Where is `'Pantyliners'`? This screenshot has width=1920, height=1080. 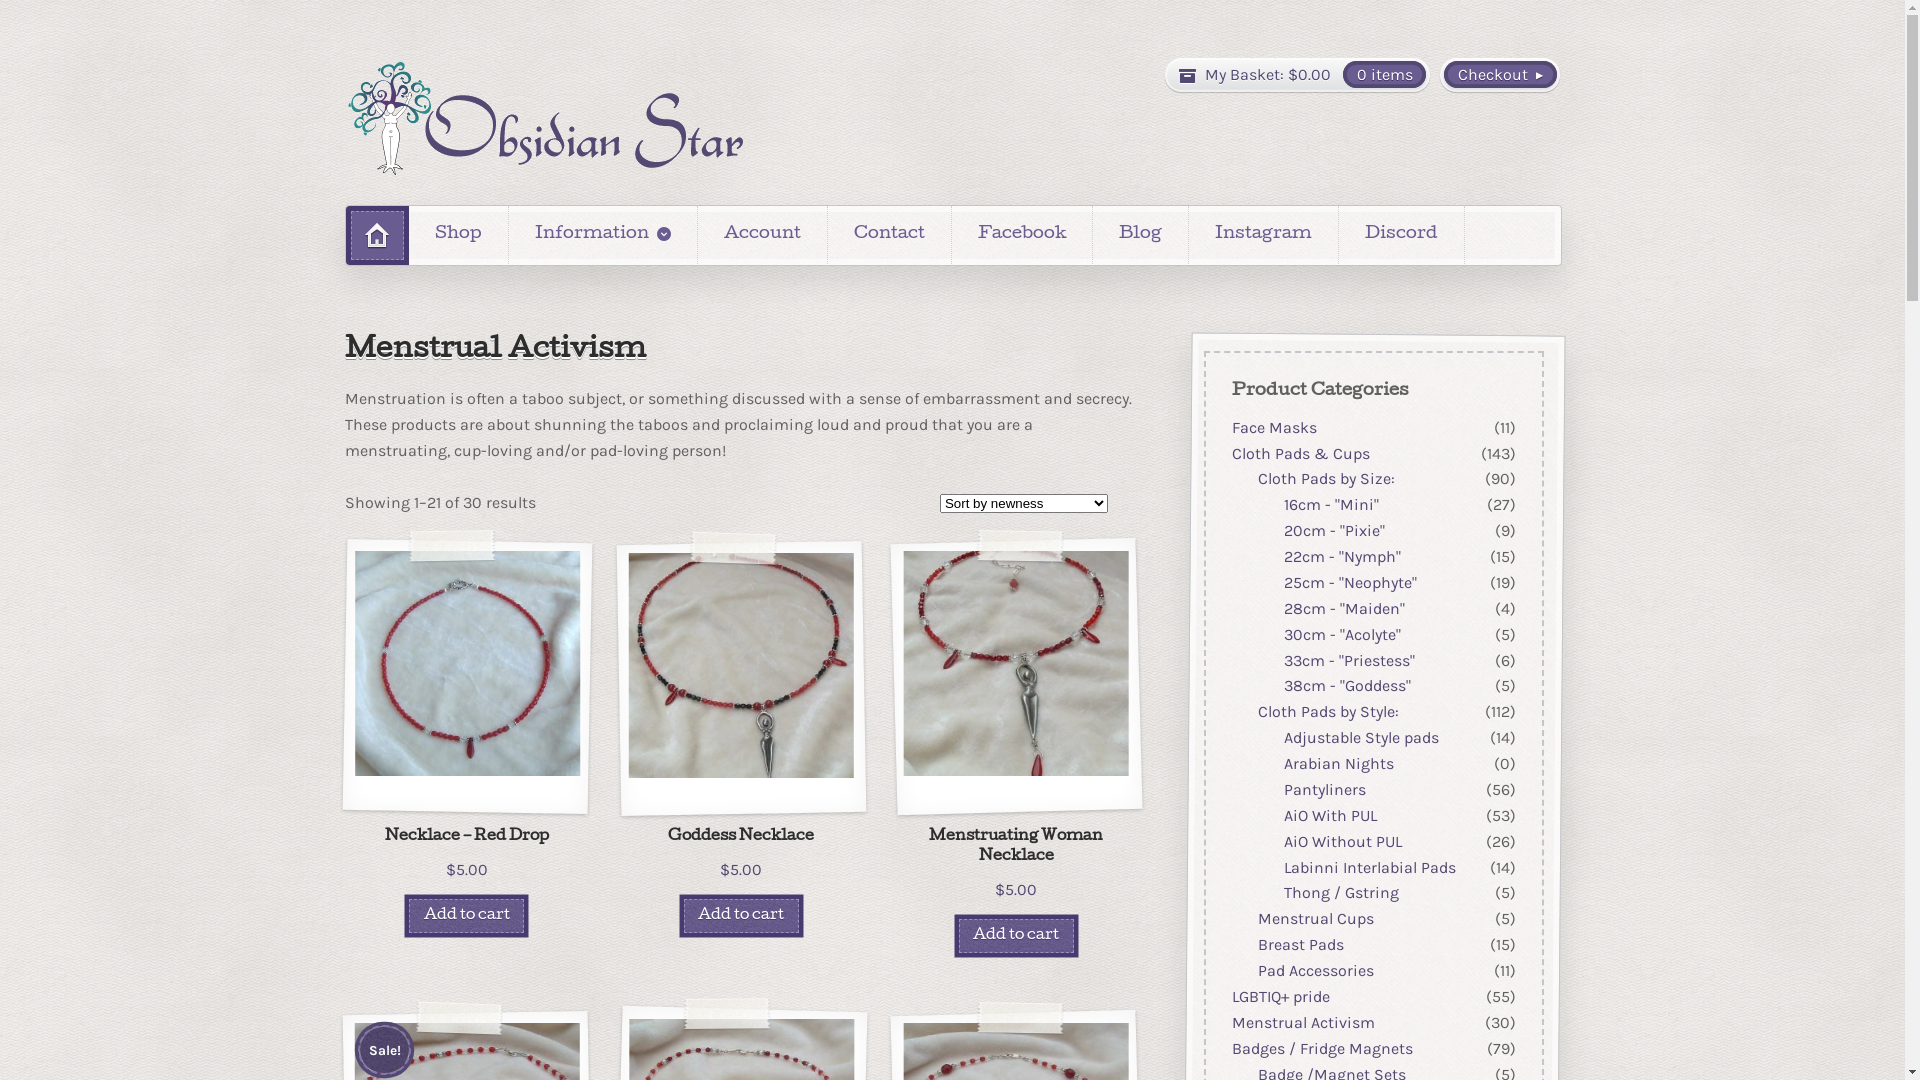 'Pantyliners' is located at coordinates (1324, 788).